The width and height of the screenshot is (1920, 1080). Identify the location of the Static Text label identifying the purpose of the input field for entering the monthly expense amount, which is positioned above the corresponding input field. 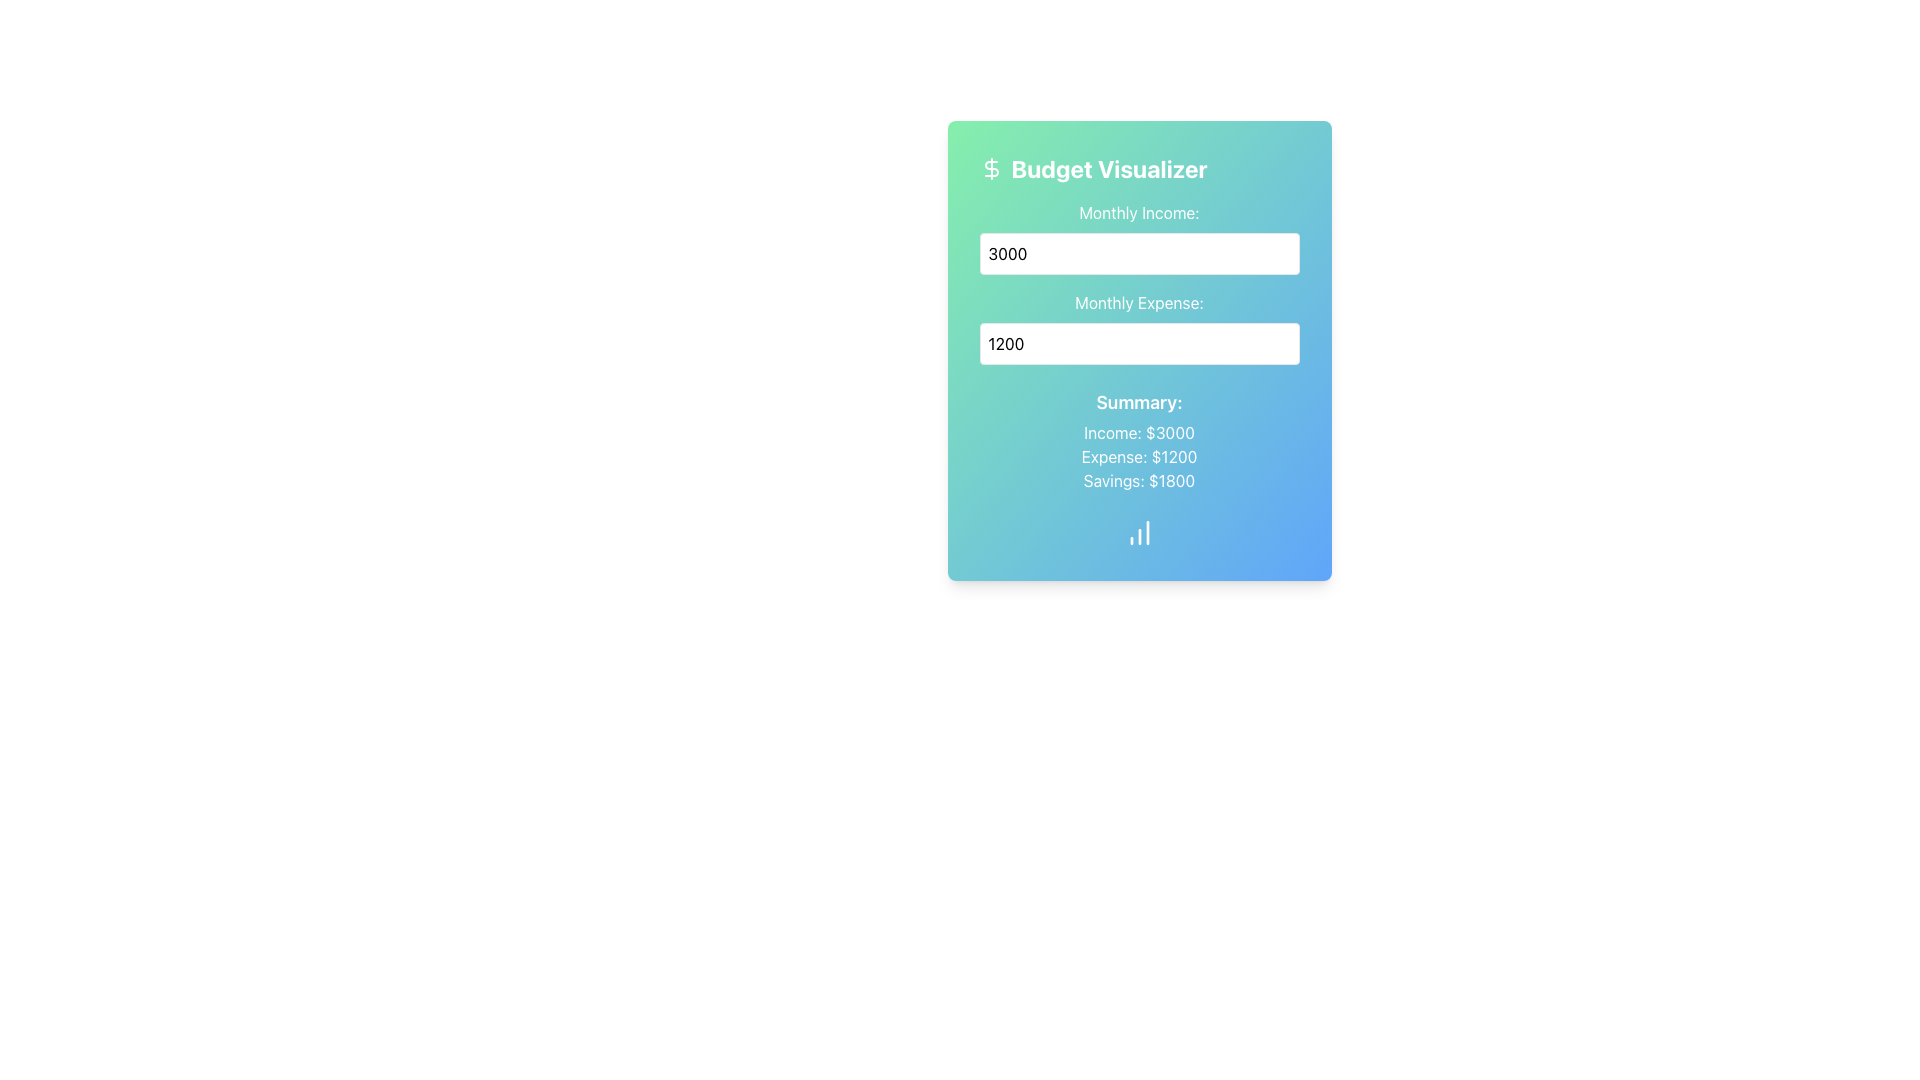
(1139, 303).